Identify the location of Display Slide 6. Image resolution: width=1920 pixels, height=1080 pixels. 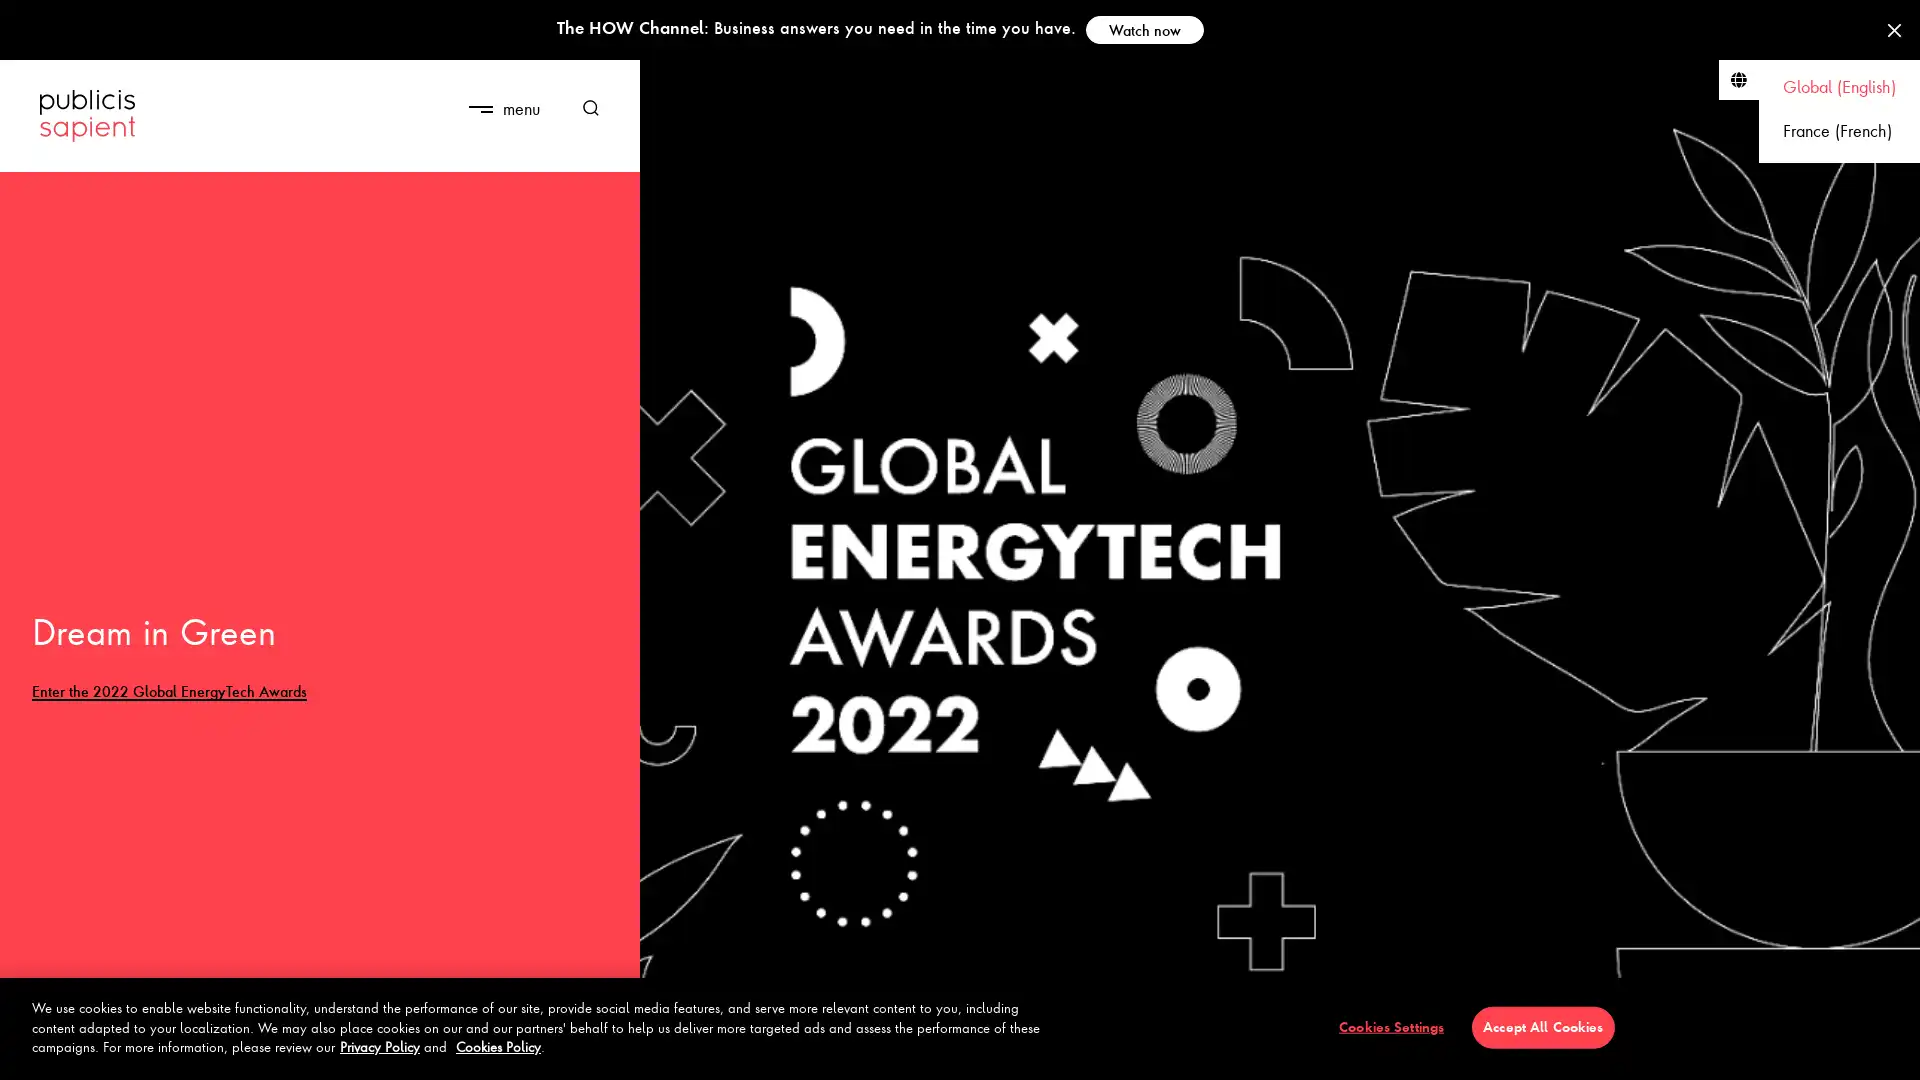
(206, 1052).